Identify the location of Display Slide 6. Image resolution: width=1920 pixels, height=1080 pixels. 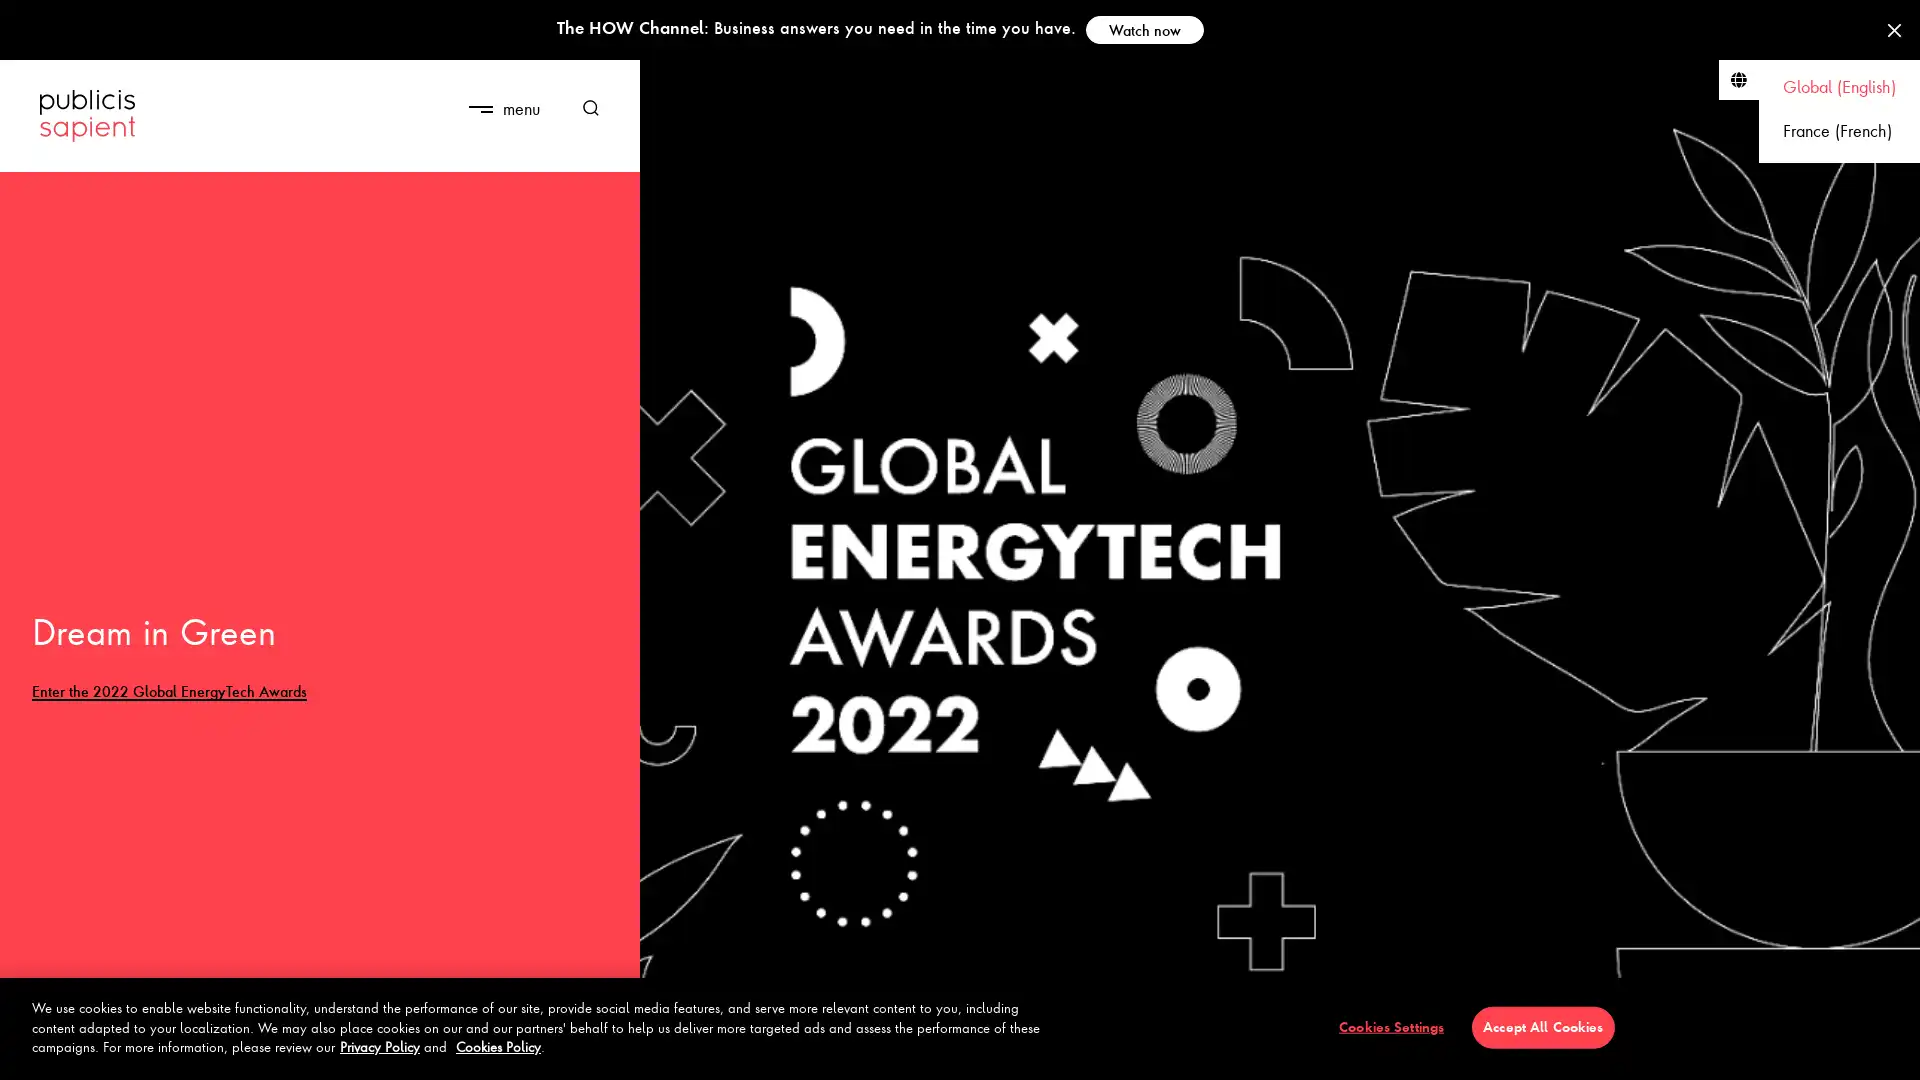
(206, 1052).